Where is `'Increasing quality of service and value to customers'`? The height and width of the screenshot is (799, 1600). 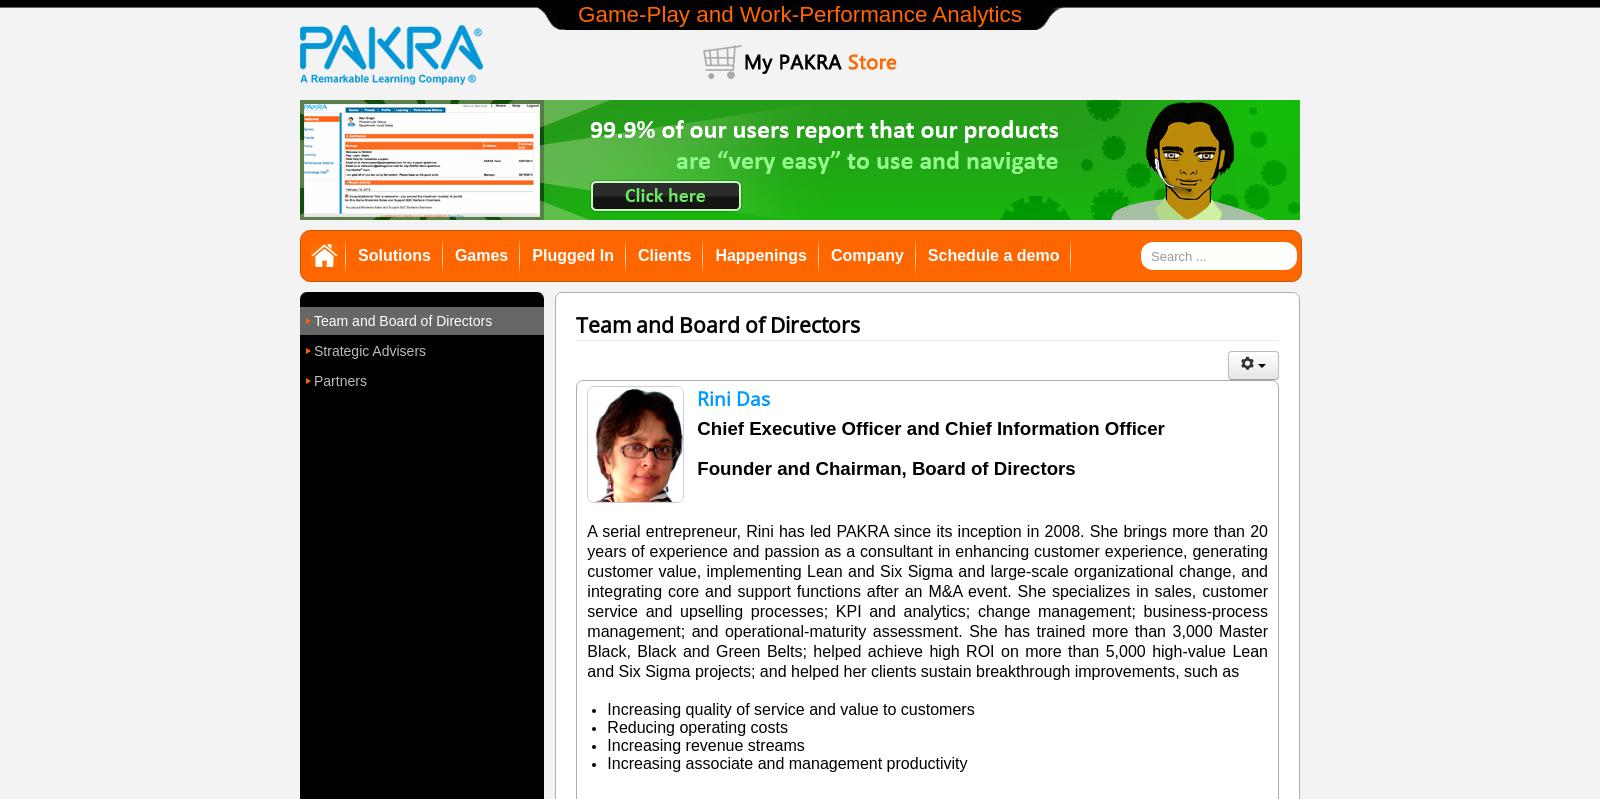
'Increasing quality of service and value to customers' is located at coordinates (790, 708).